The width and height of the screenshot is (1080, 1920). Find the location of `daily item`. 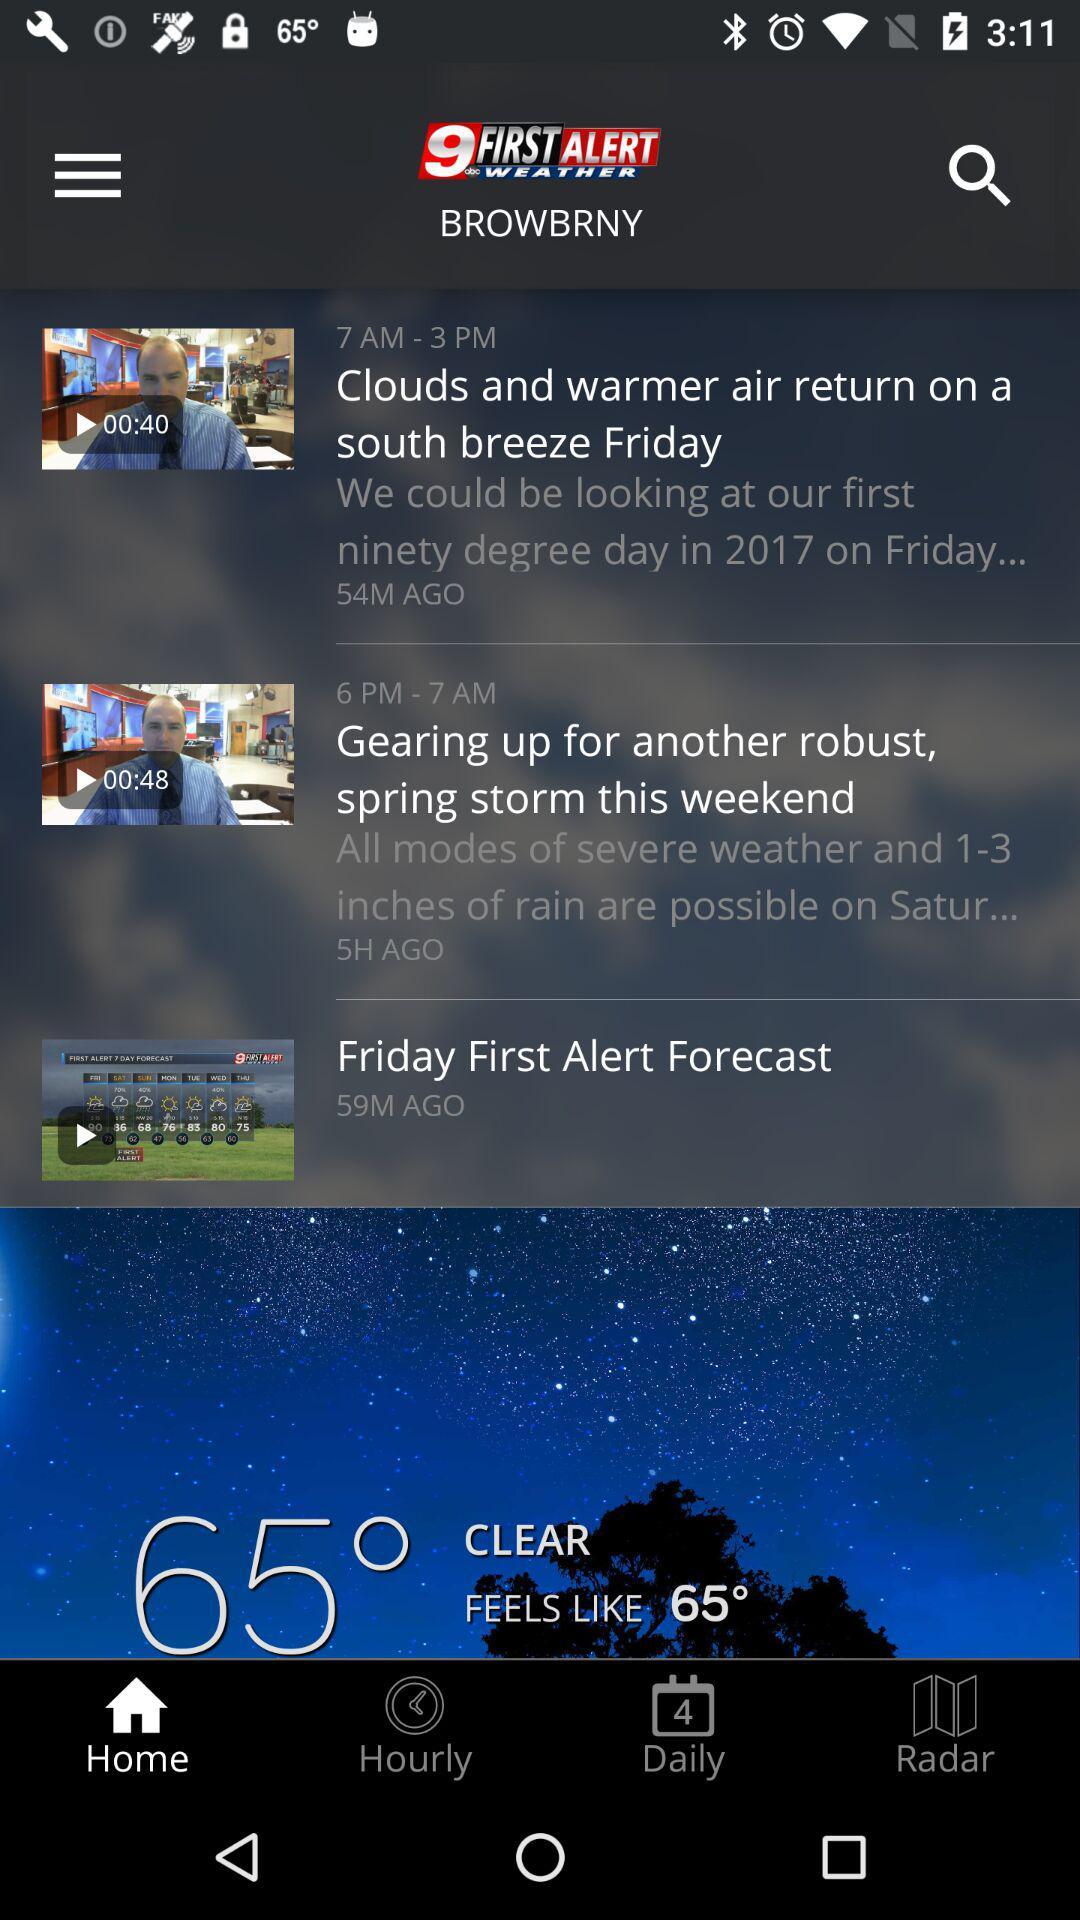

daily item is located at coordinates (682, 1726).